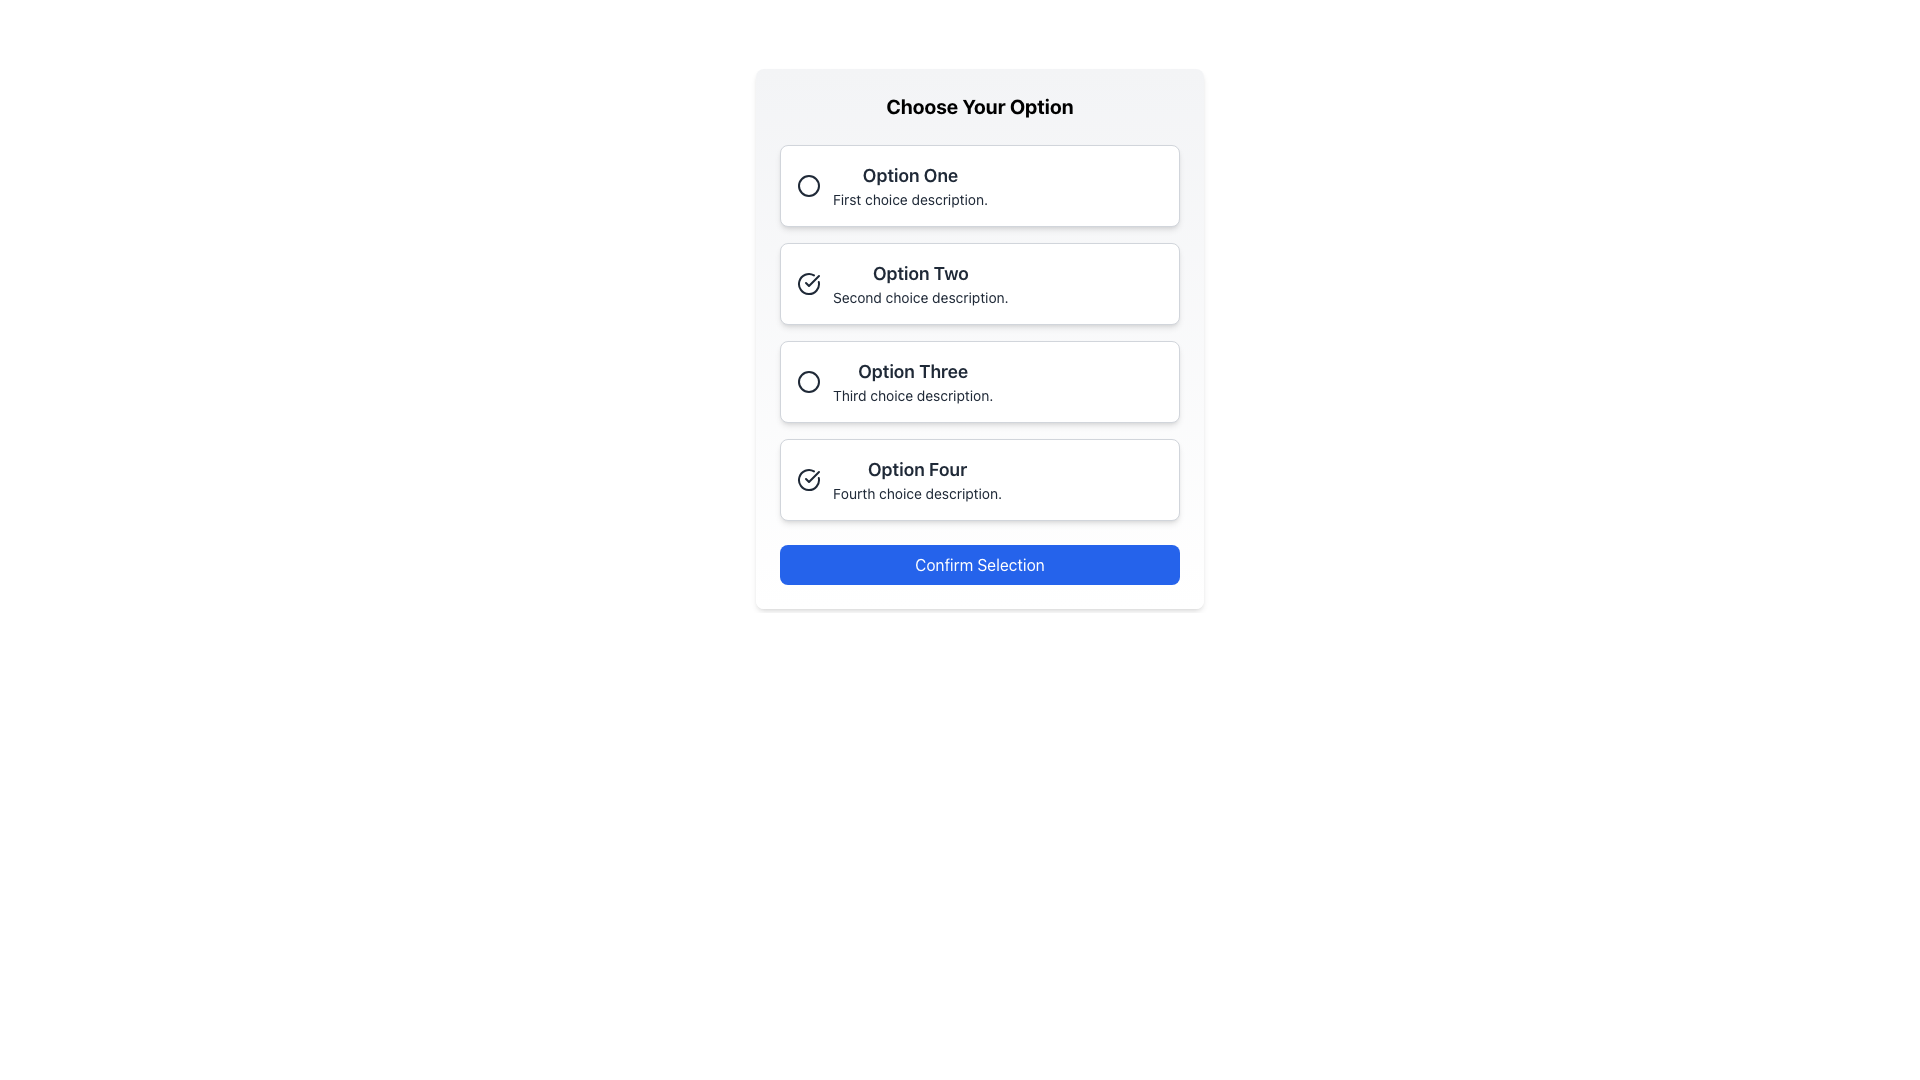  Describe the element at coordinates (979, 284) in the screenshot. I see `the second clickable card in the vertical list of options` at that location.